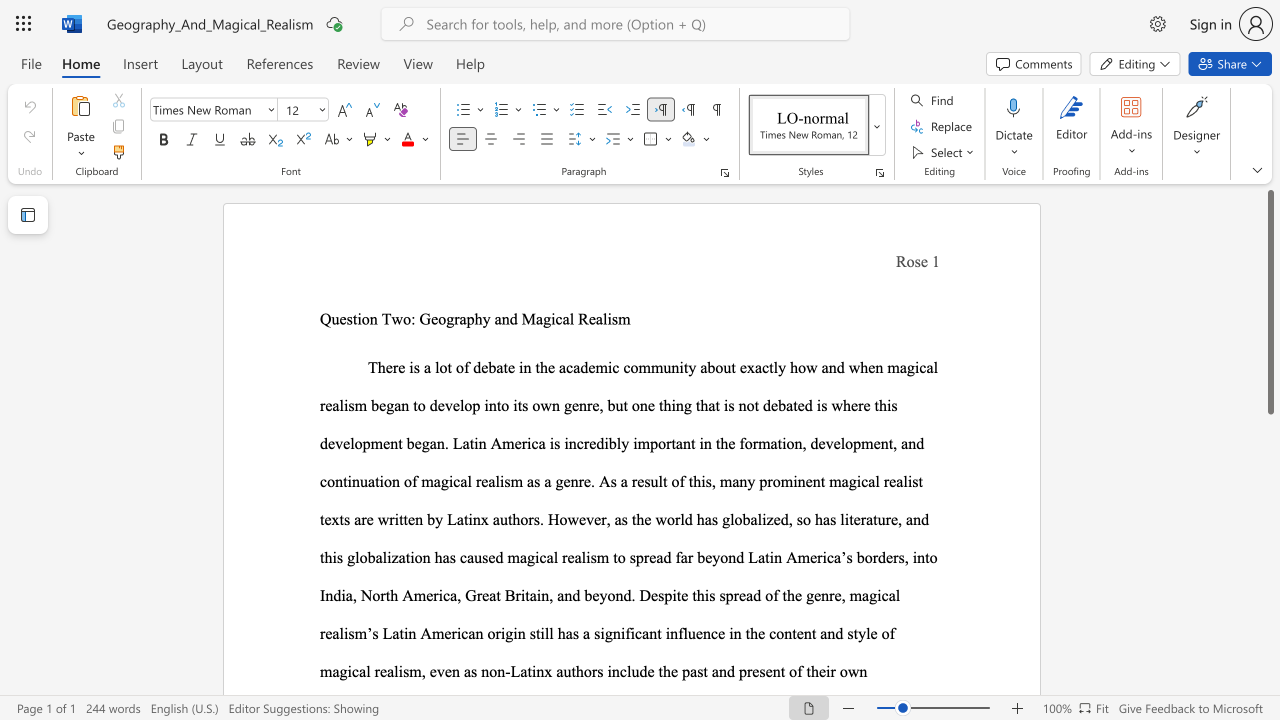 The height and width of the screenshot is (720, 1280). I want to click on the scrollbar to slide the page down, so click(1269, 550).